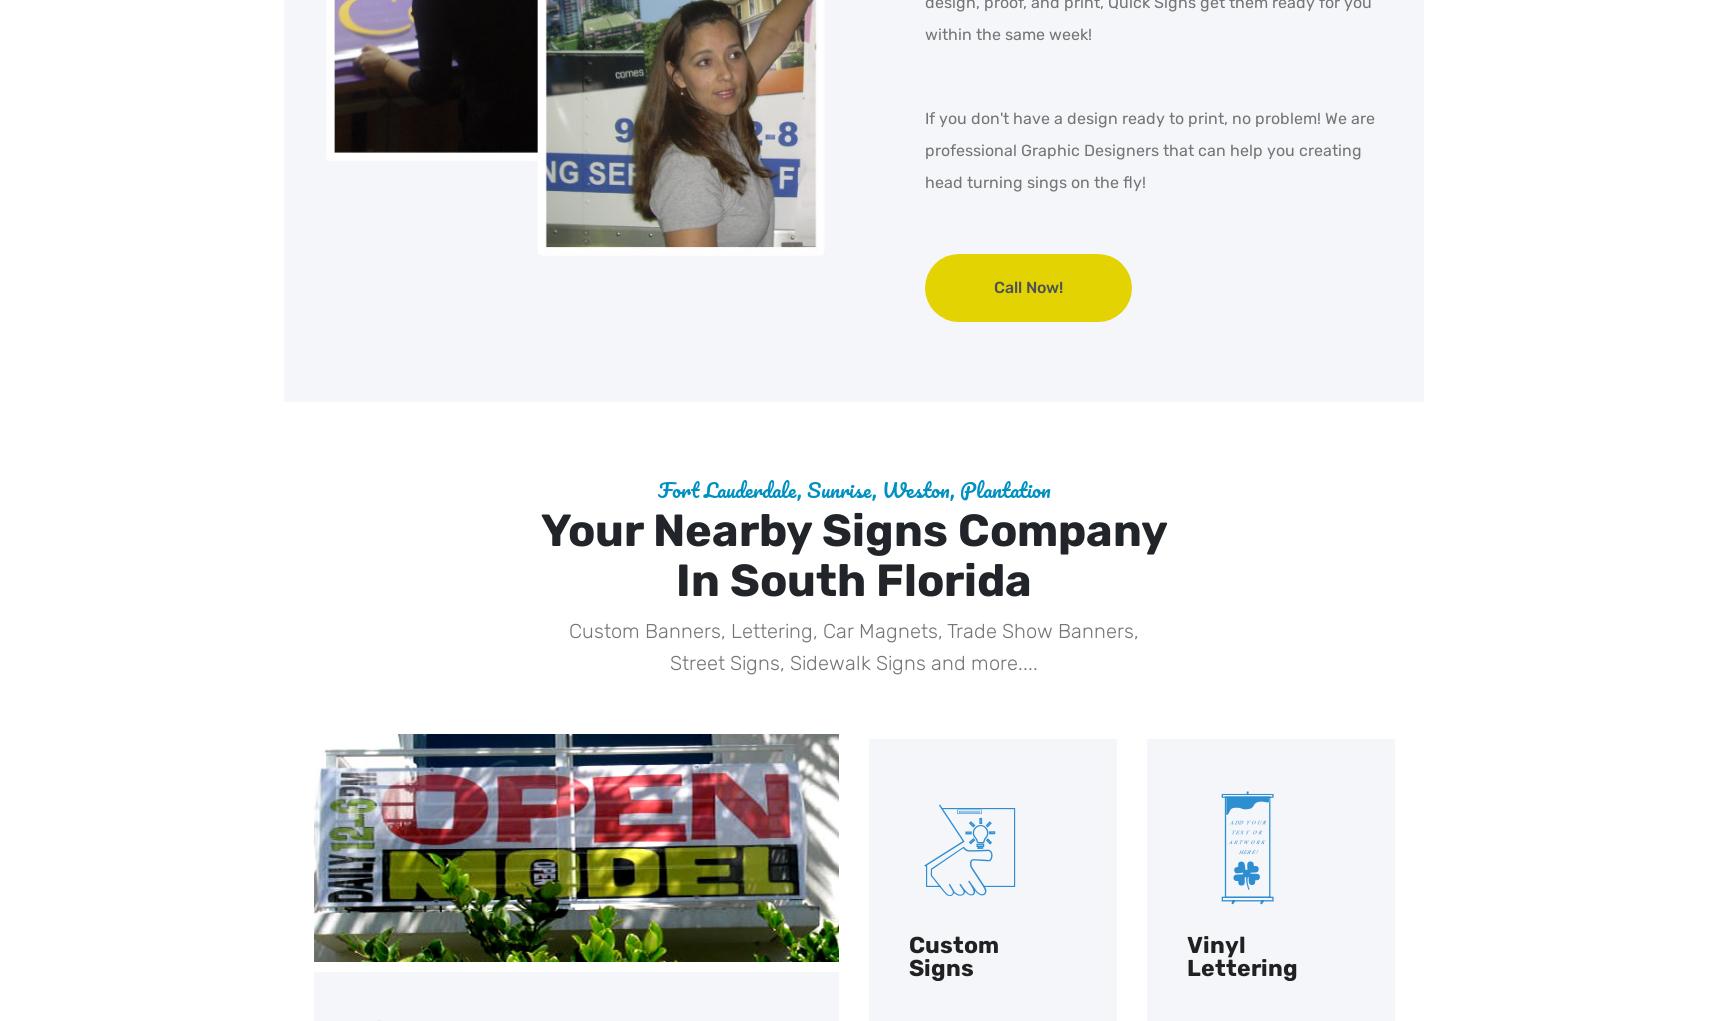 The image size is (1723, 1021). What do you see at coordinates (908, 967) in the screenshot?
I see `'Signs'` at bounding box center [908, 967].